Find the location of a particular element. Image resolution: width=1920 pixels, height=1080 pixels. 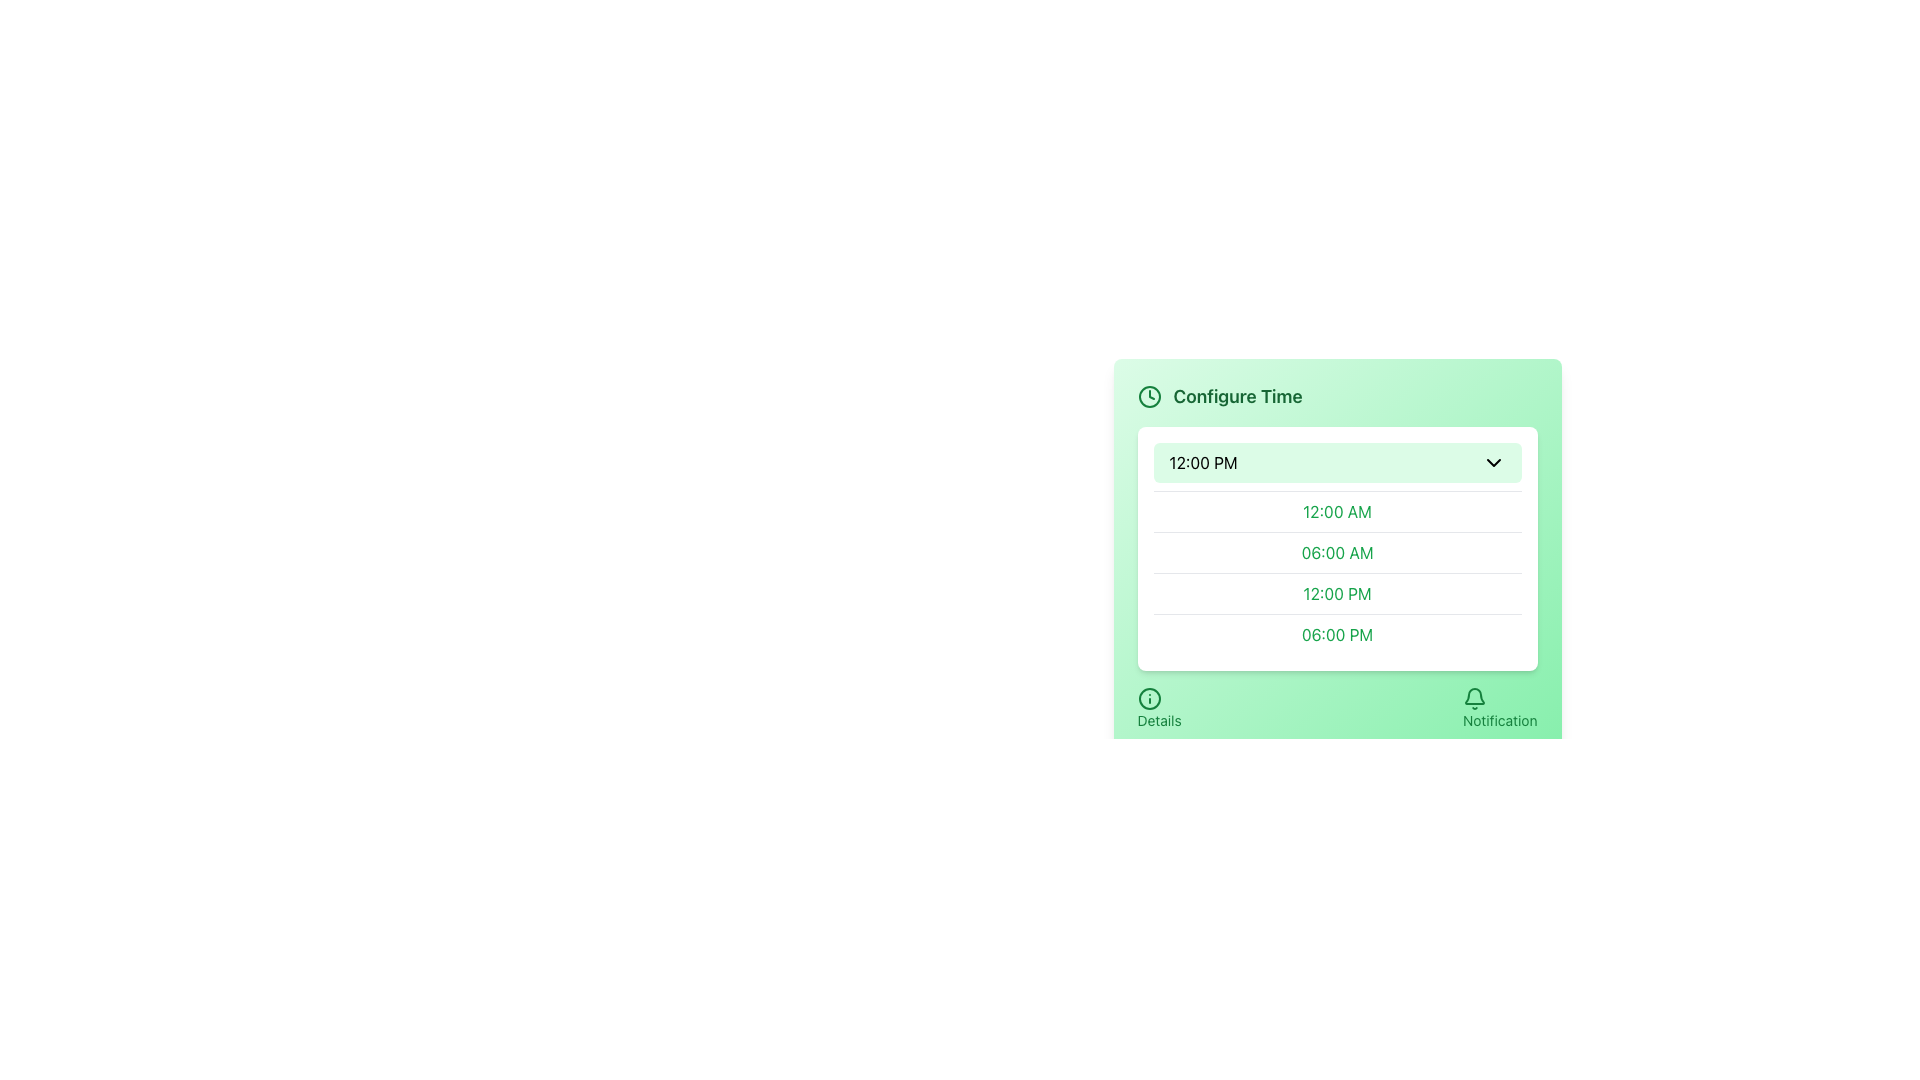

the SVG Circle element that is part of the informational icon located in the bottom-left corner of the interface, near the 'Details' label is located at coordinates (1149, 697).